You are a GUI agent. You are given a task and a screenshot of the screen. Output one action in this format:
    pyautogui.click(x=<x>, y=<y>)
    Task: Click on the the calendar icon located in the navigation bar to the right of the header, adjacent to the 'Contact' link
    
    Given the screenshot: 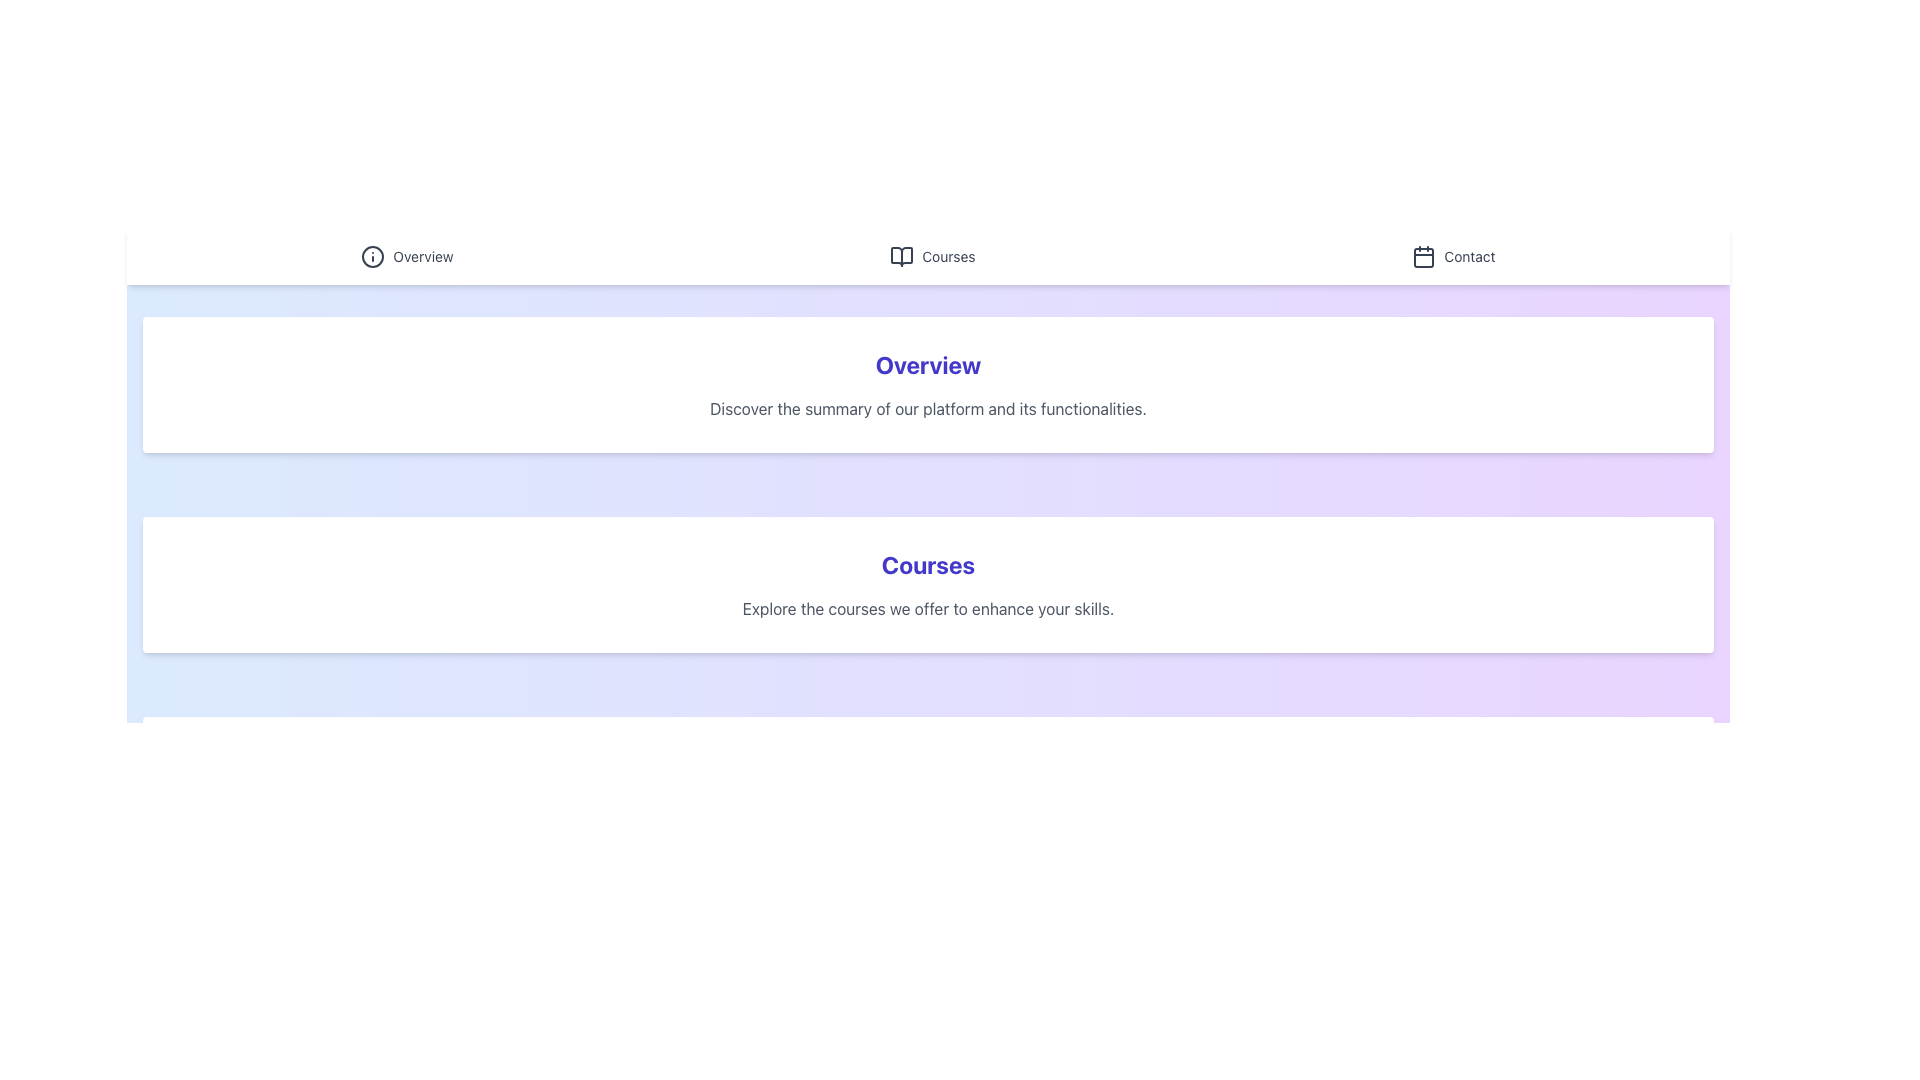 What is the action you would take?
    pyautogui.click(x=1423, y=256)
    